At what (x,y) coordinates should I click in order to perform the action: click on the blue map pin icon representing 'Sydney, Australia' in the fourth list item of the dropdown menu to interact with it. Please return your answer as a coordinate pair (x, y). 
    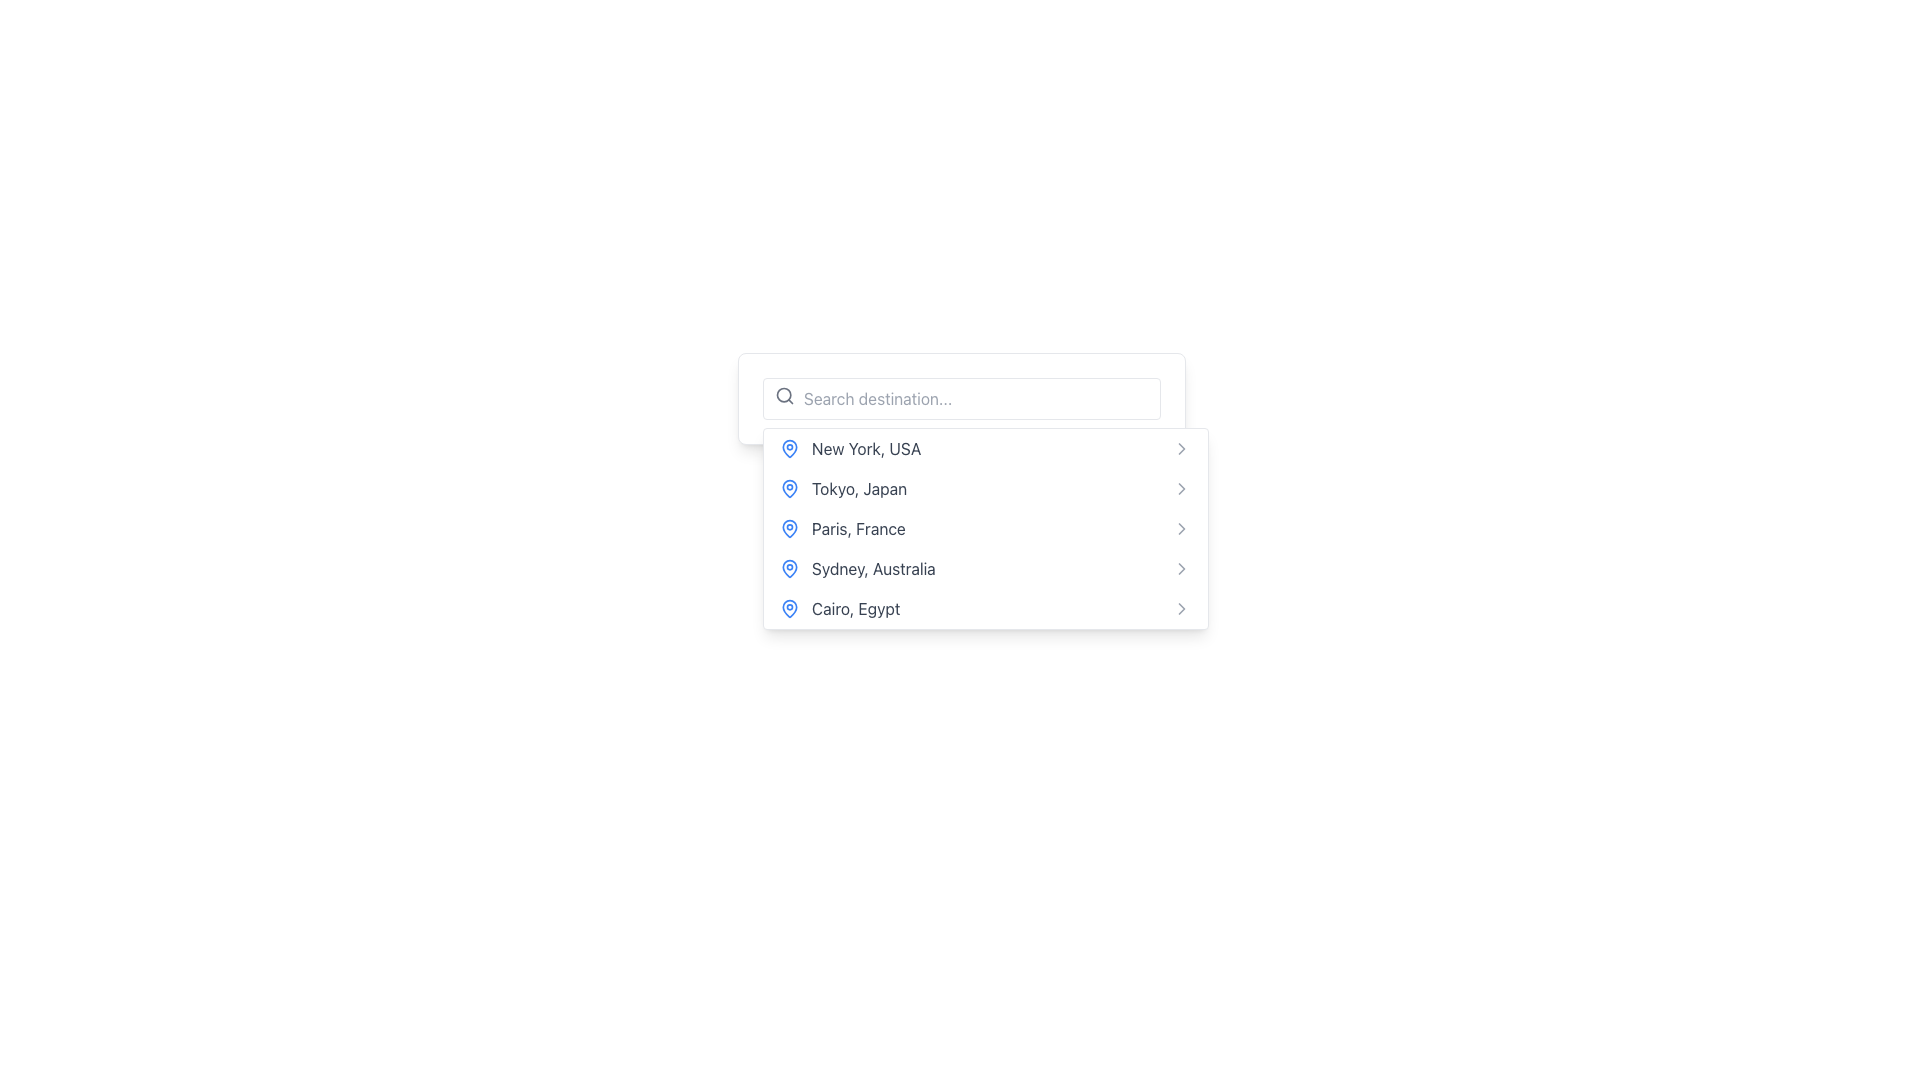
    Looking at the image, I should click on (789, 567).